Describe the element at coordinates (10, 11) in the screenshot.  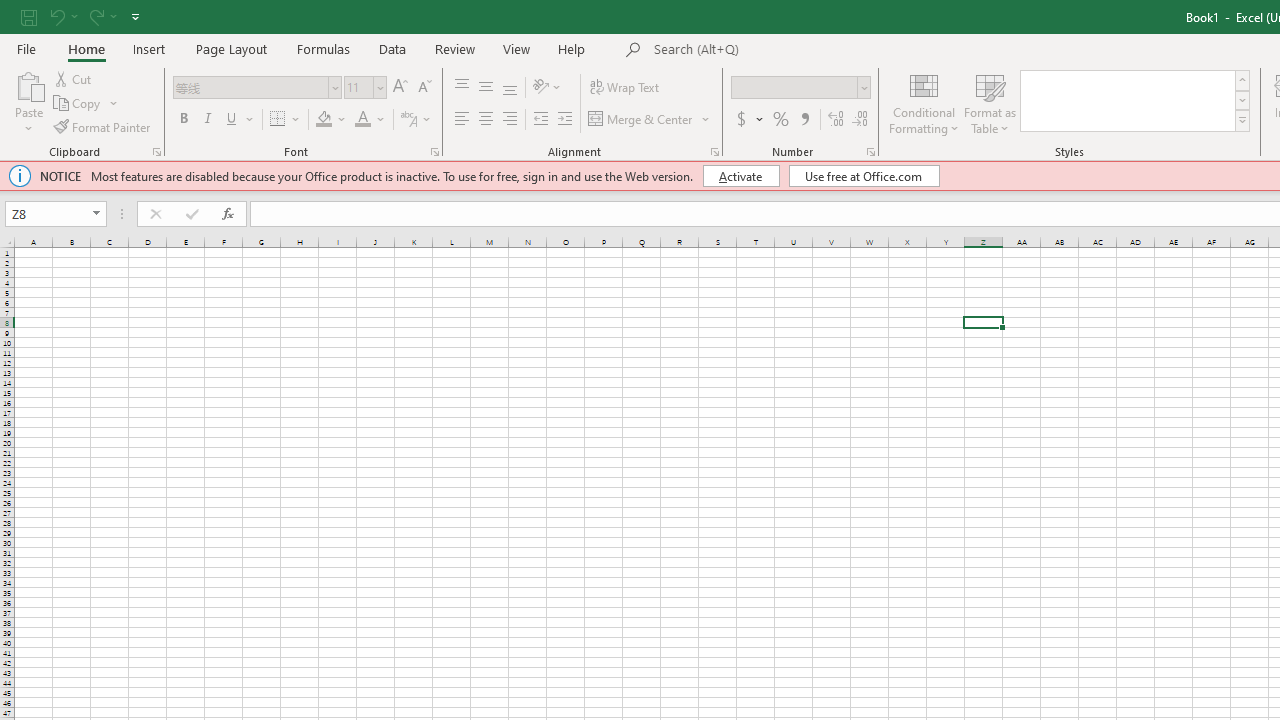
I see `'System'` at that location.